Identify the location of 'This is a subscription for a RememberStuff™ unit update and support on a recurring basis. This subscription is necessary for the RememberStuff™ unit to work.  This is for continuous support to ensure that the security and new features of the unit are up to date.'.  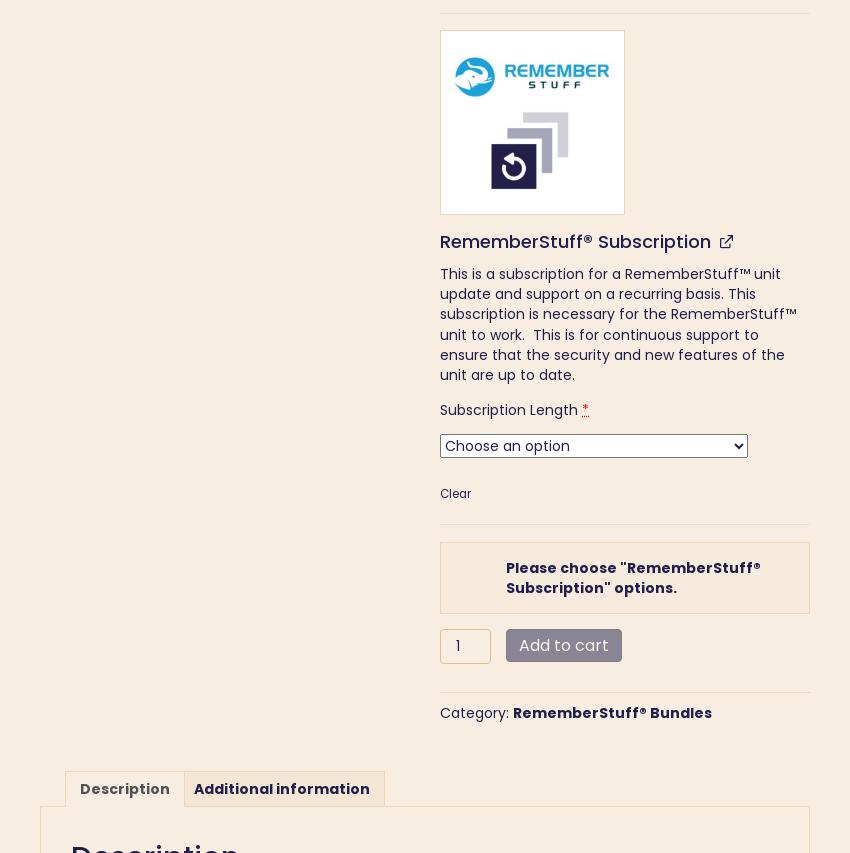
(438, 323).